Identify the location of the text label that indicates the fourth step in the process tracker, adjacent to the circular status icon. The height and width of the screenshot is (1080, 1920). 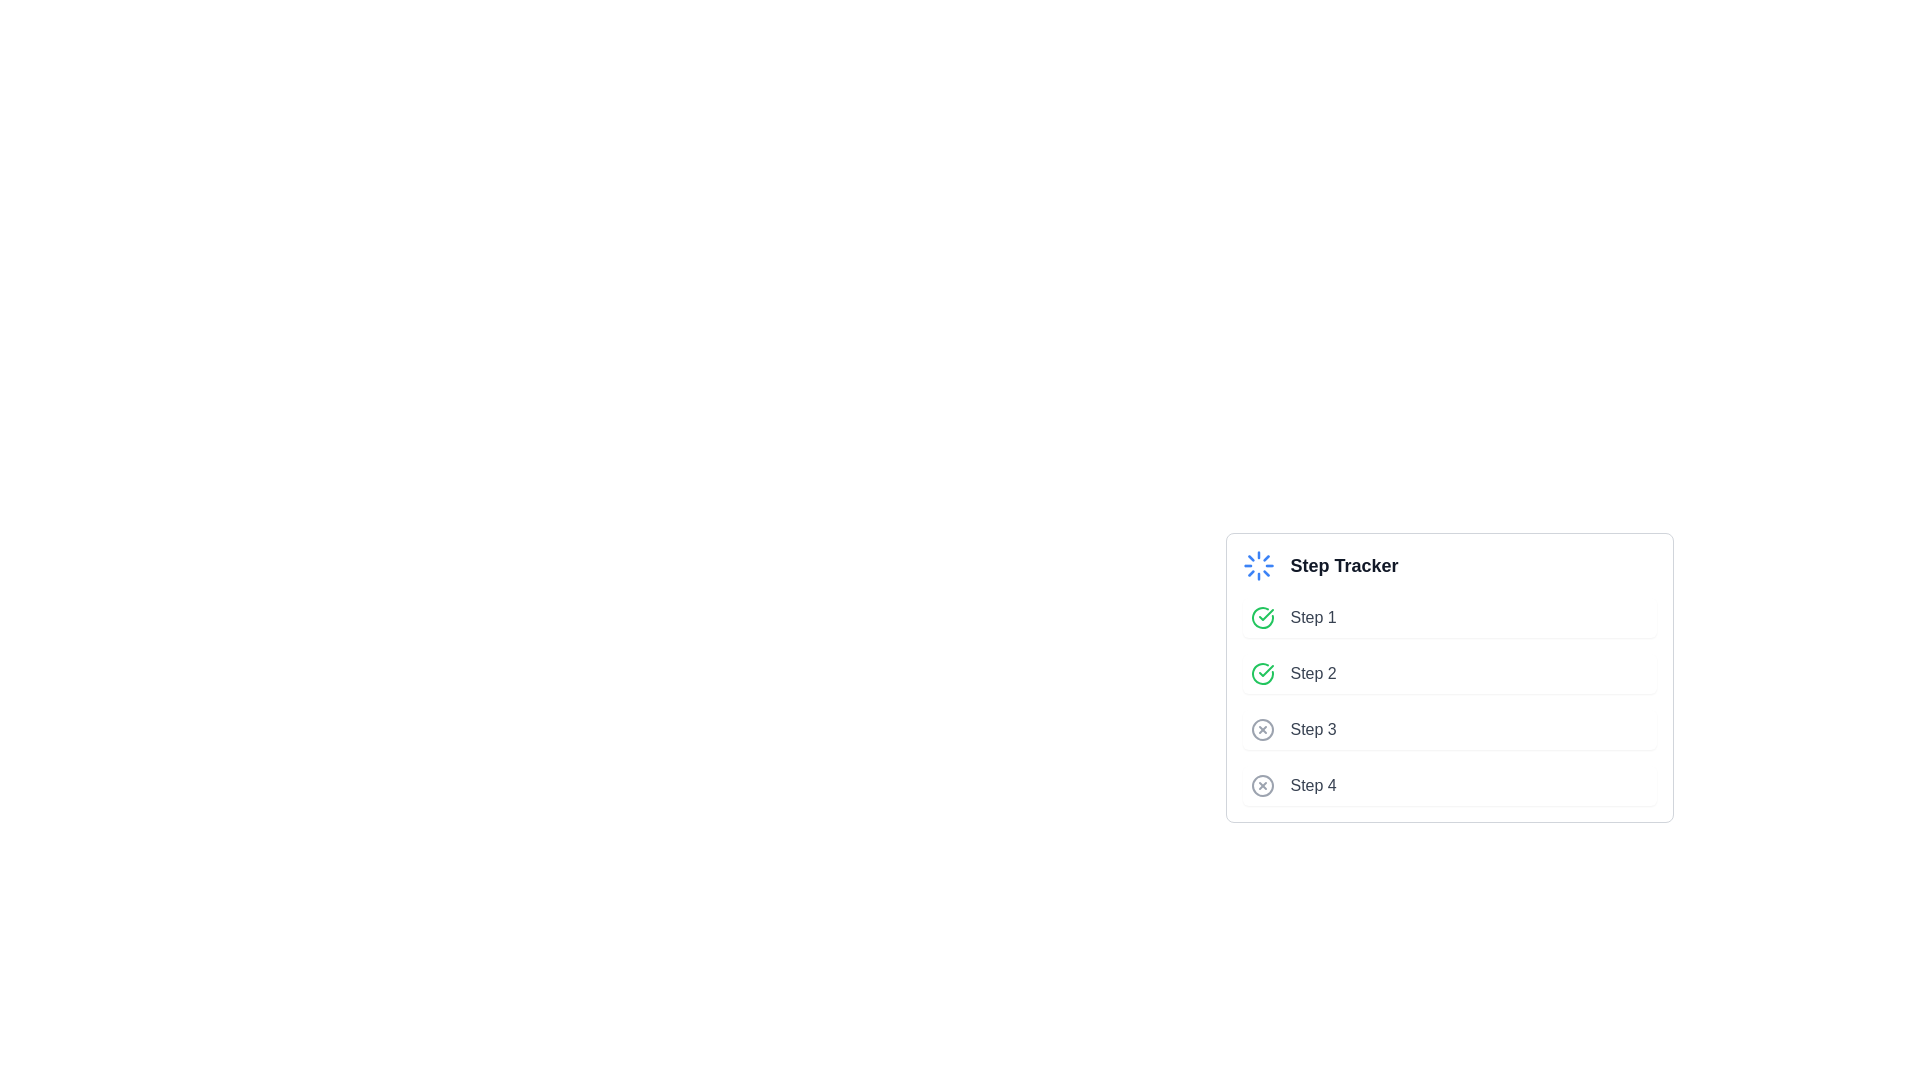
(1313, 785).